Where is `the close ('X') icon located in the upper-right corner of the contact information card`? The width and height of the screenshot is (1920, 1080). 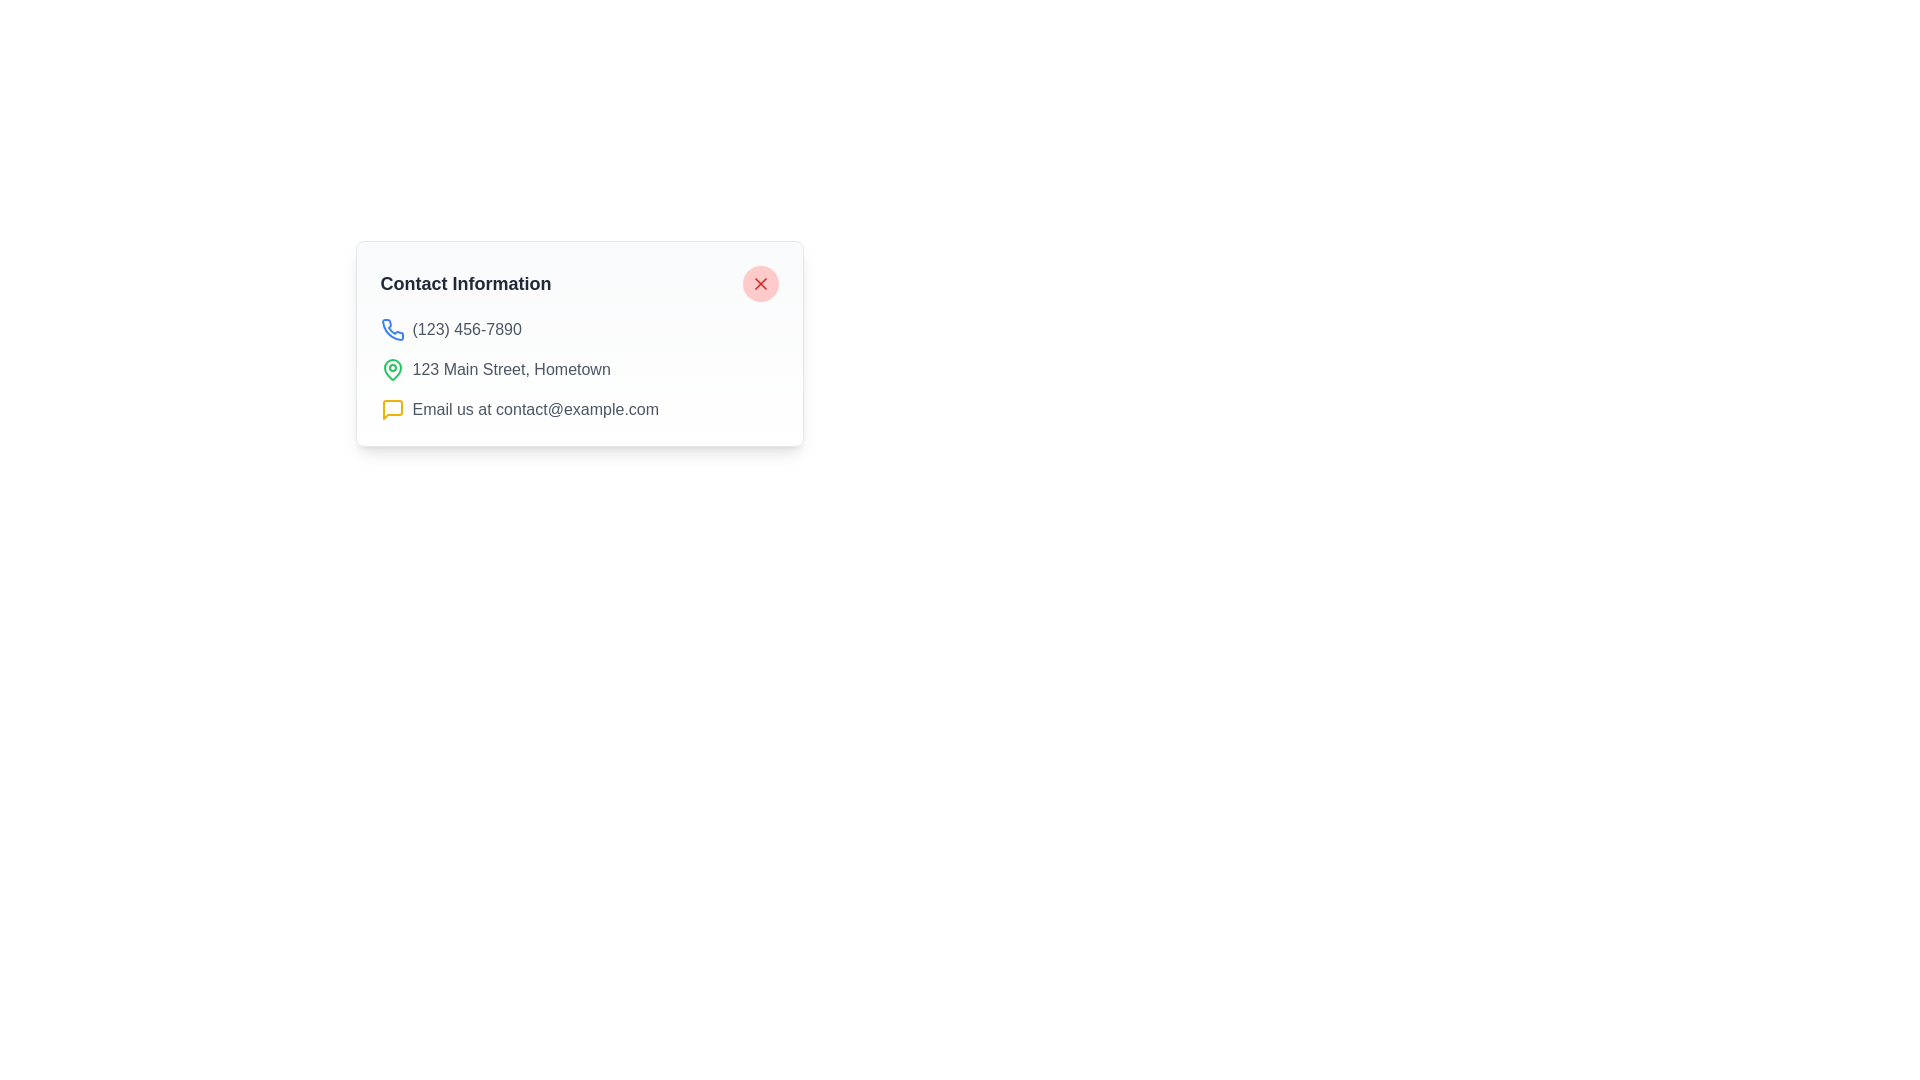 the close ('X') icon located in the upper-right corner of the contact information card is located at coordinates (759, 284).